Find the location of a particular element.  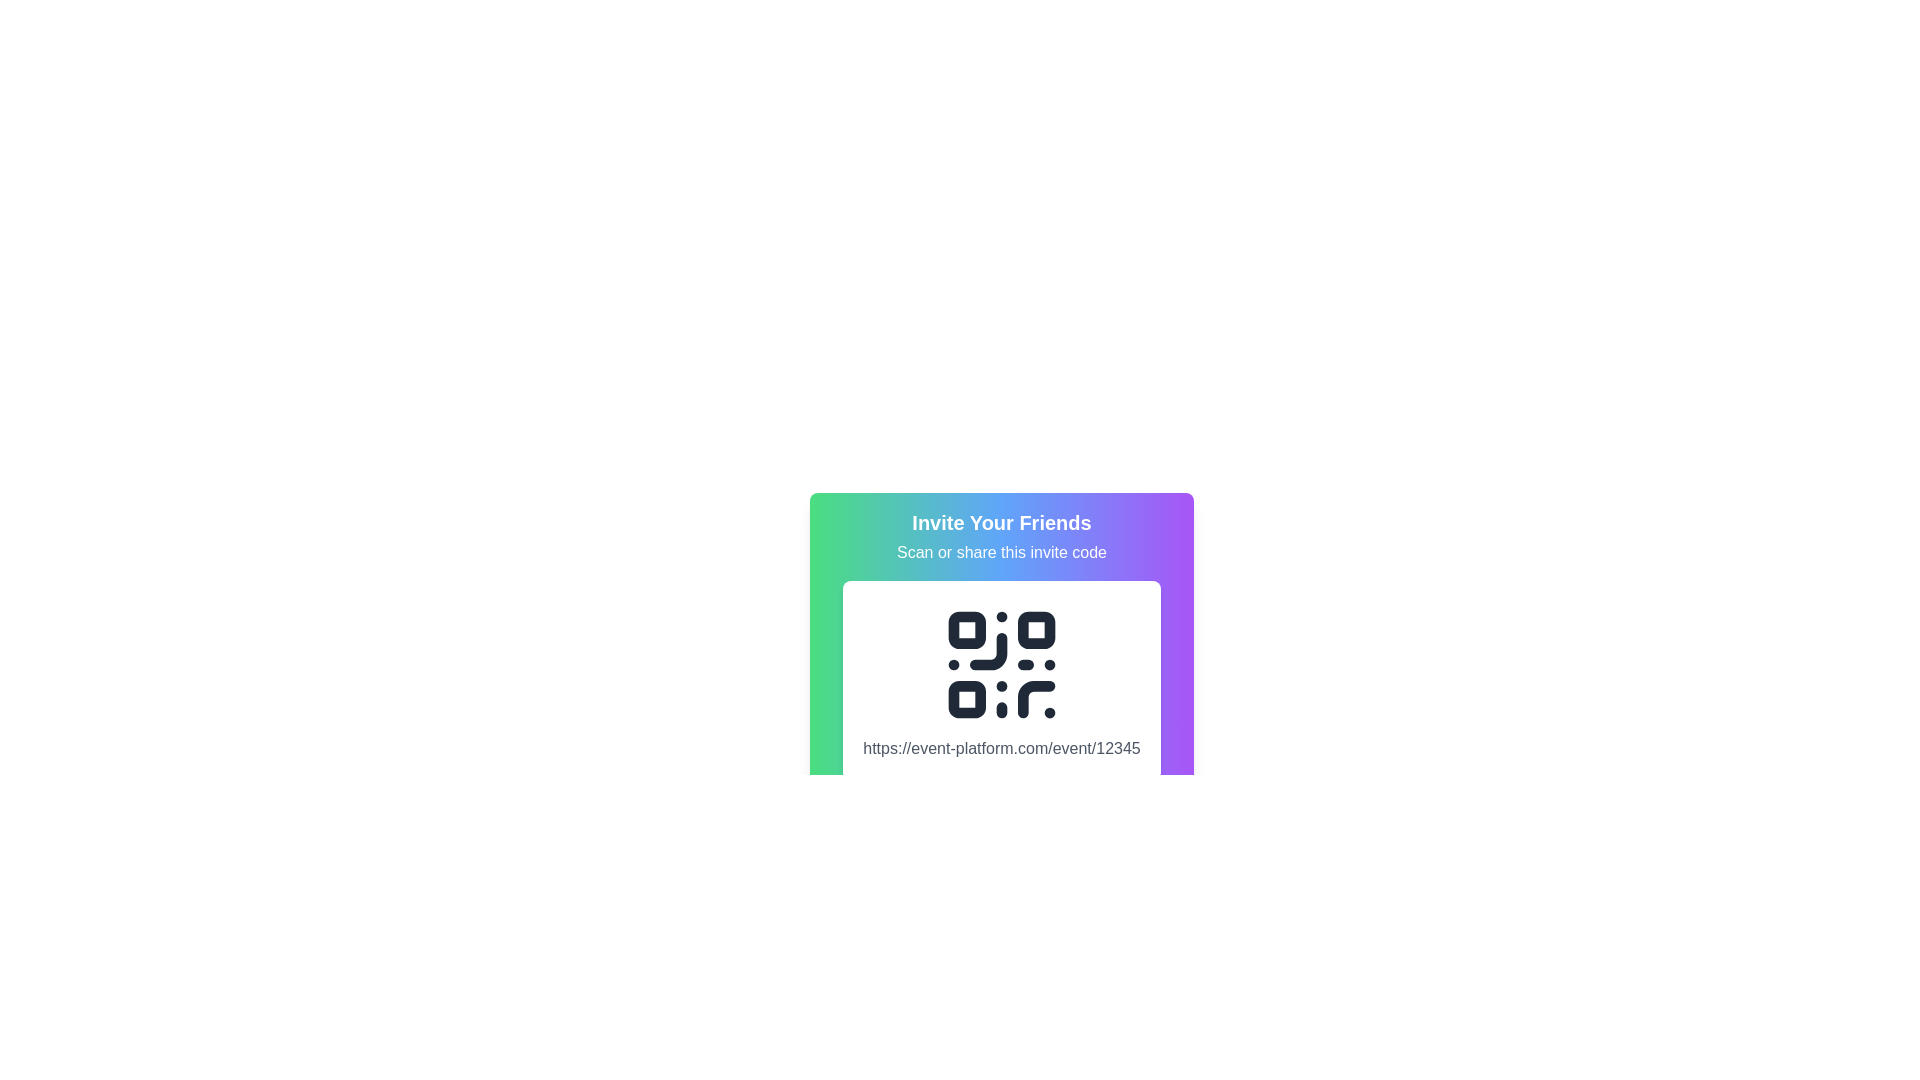

the small, square-shaped UI component located in the top left corner of the QR code illustration, which is white with a black border is located at coordinates (967, 630).